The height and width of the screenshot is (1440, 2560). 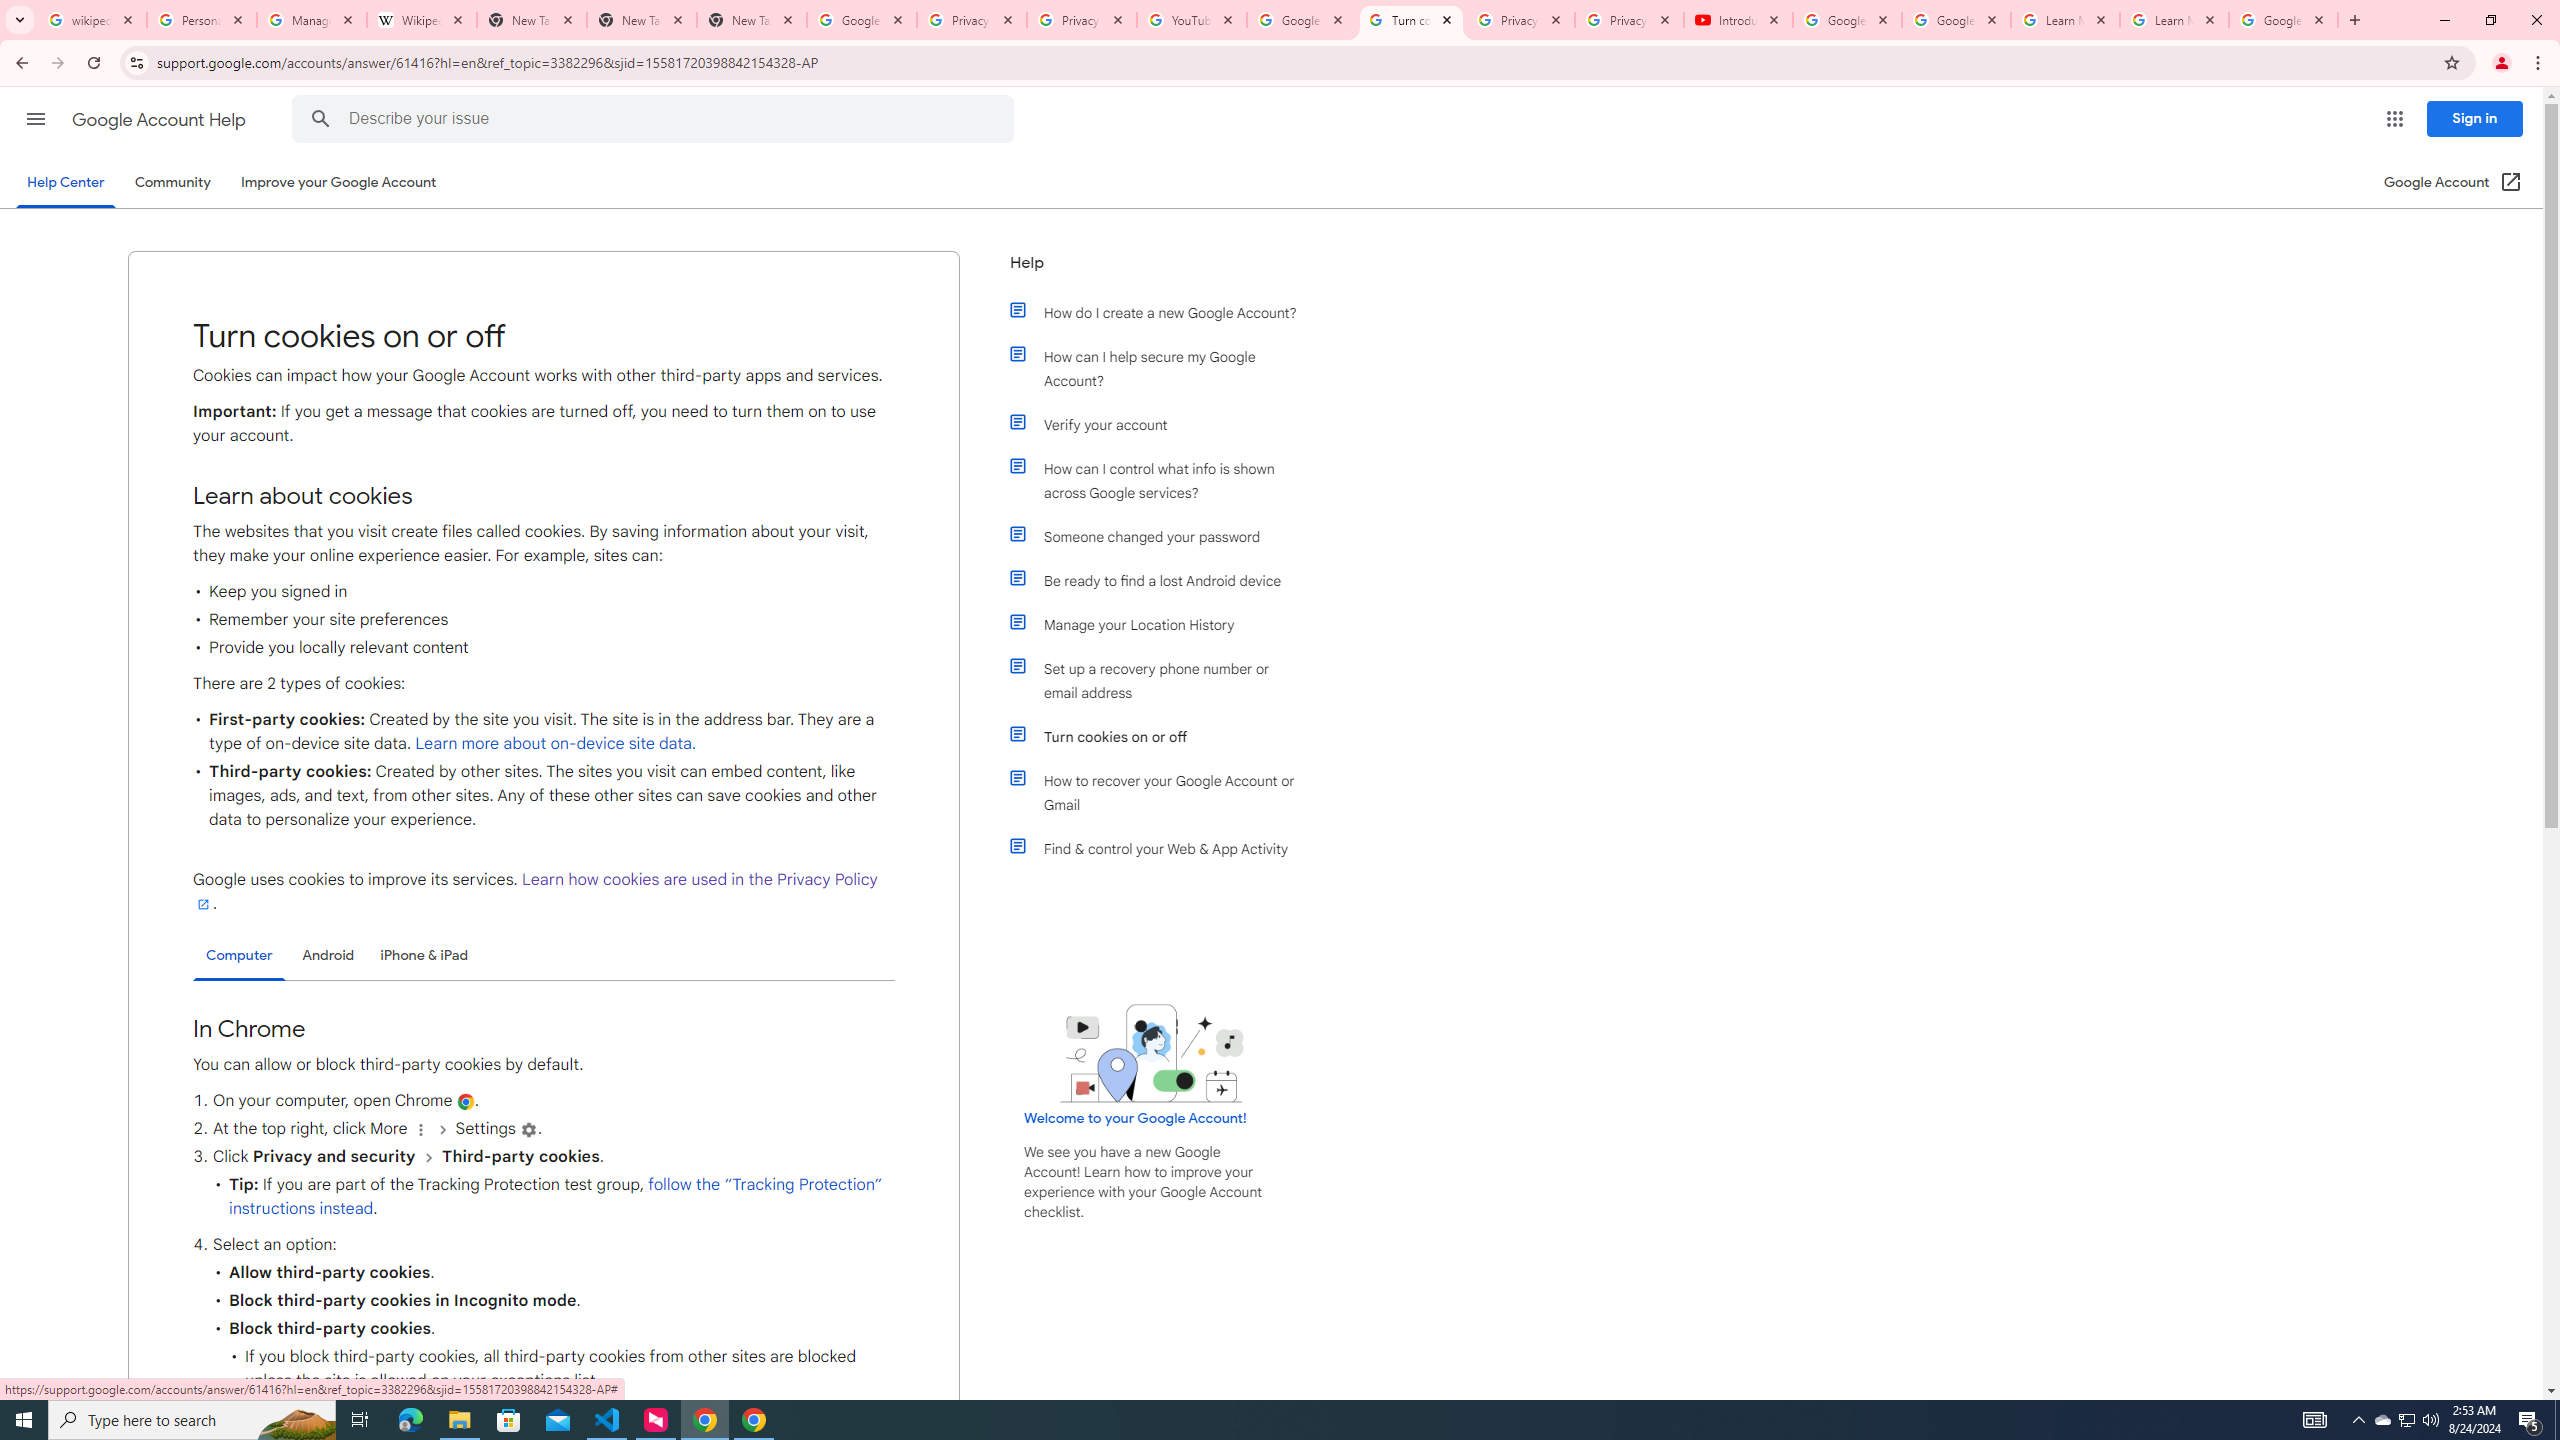 I want to click on 'Wikipedia:Edit requests - Wikipedia', so click(x=421, y=19).